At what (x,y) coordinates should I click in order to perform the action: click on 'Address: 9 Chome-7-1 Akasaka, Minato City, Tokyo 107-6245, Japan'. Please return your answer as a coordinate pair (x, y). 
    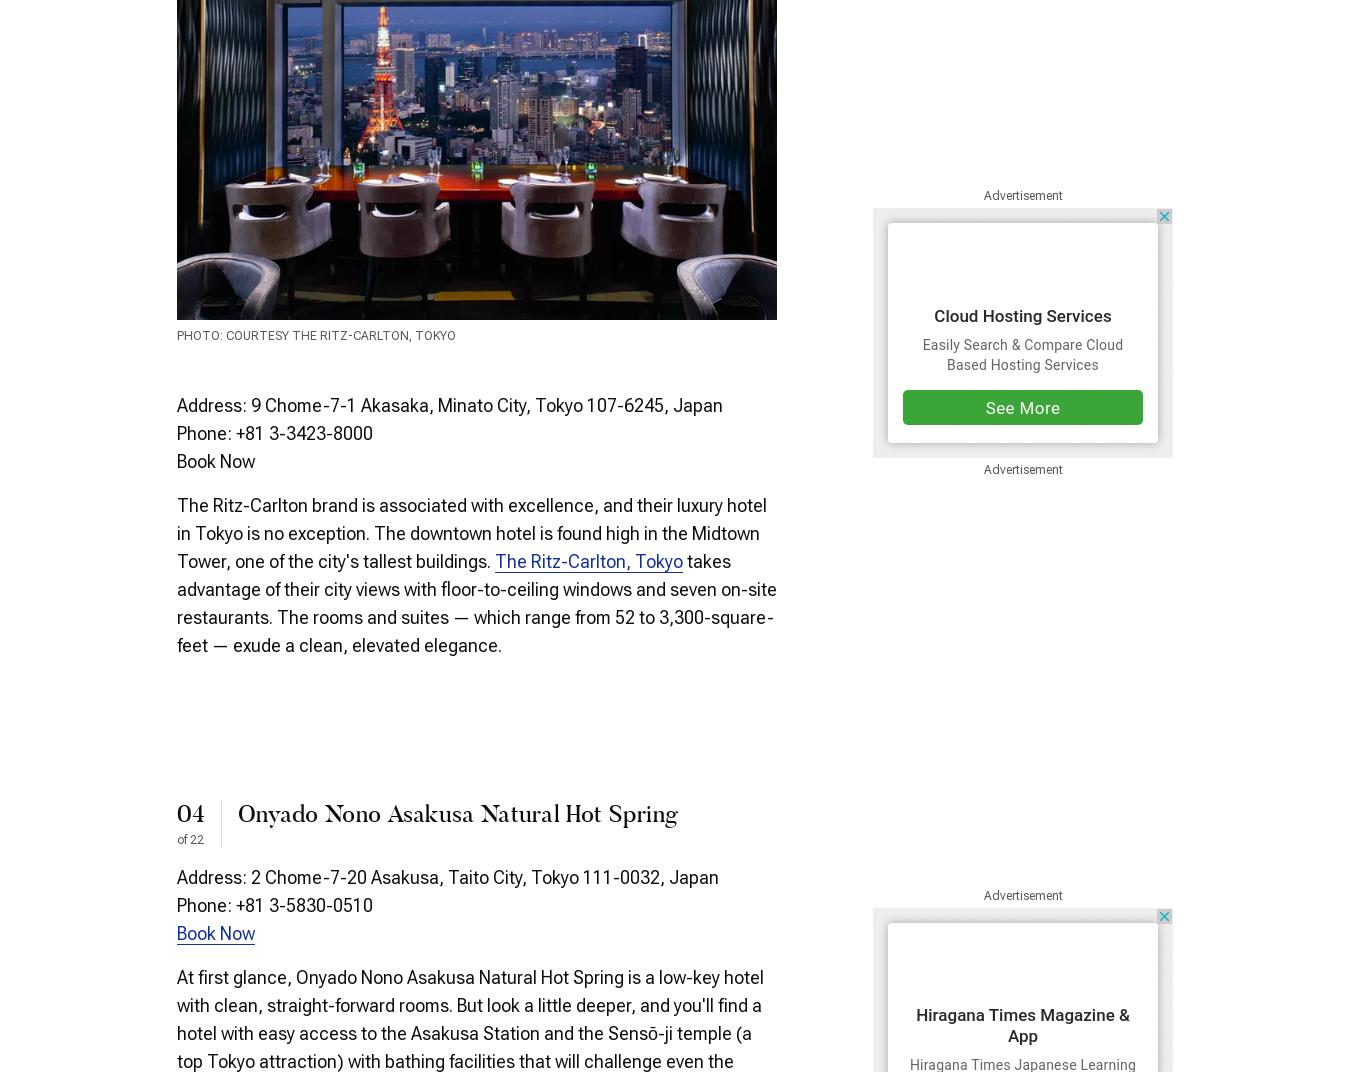
    Looking at the image, I should click on (449, 403).